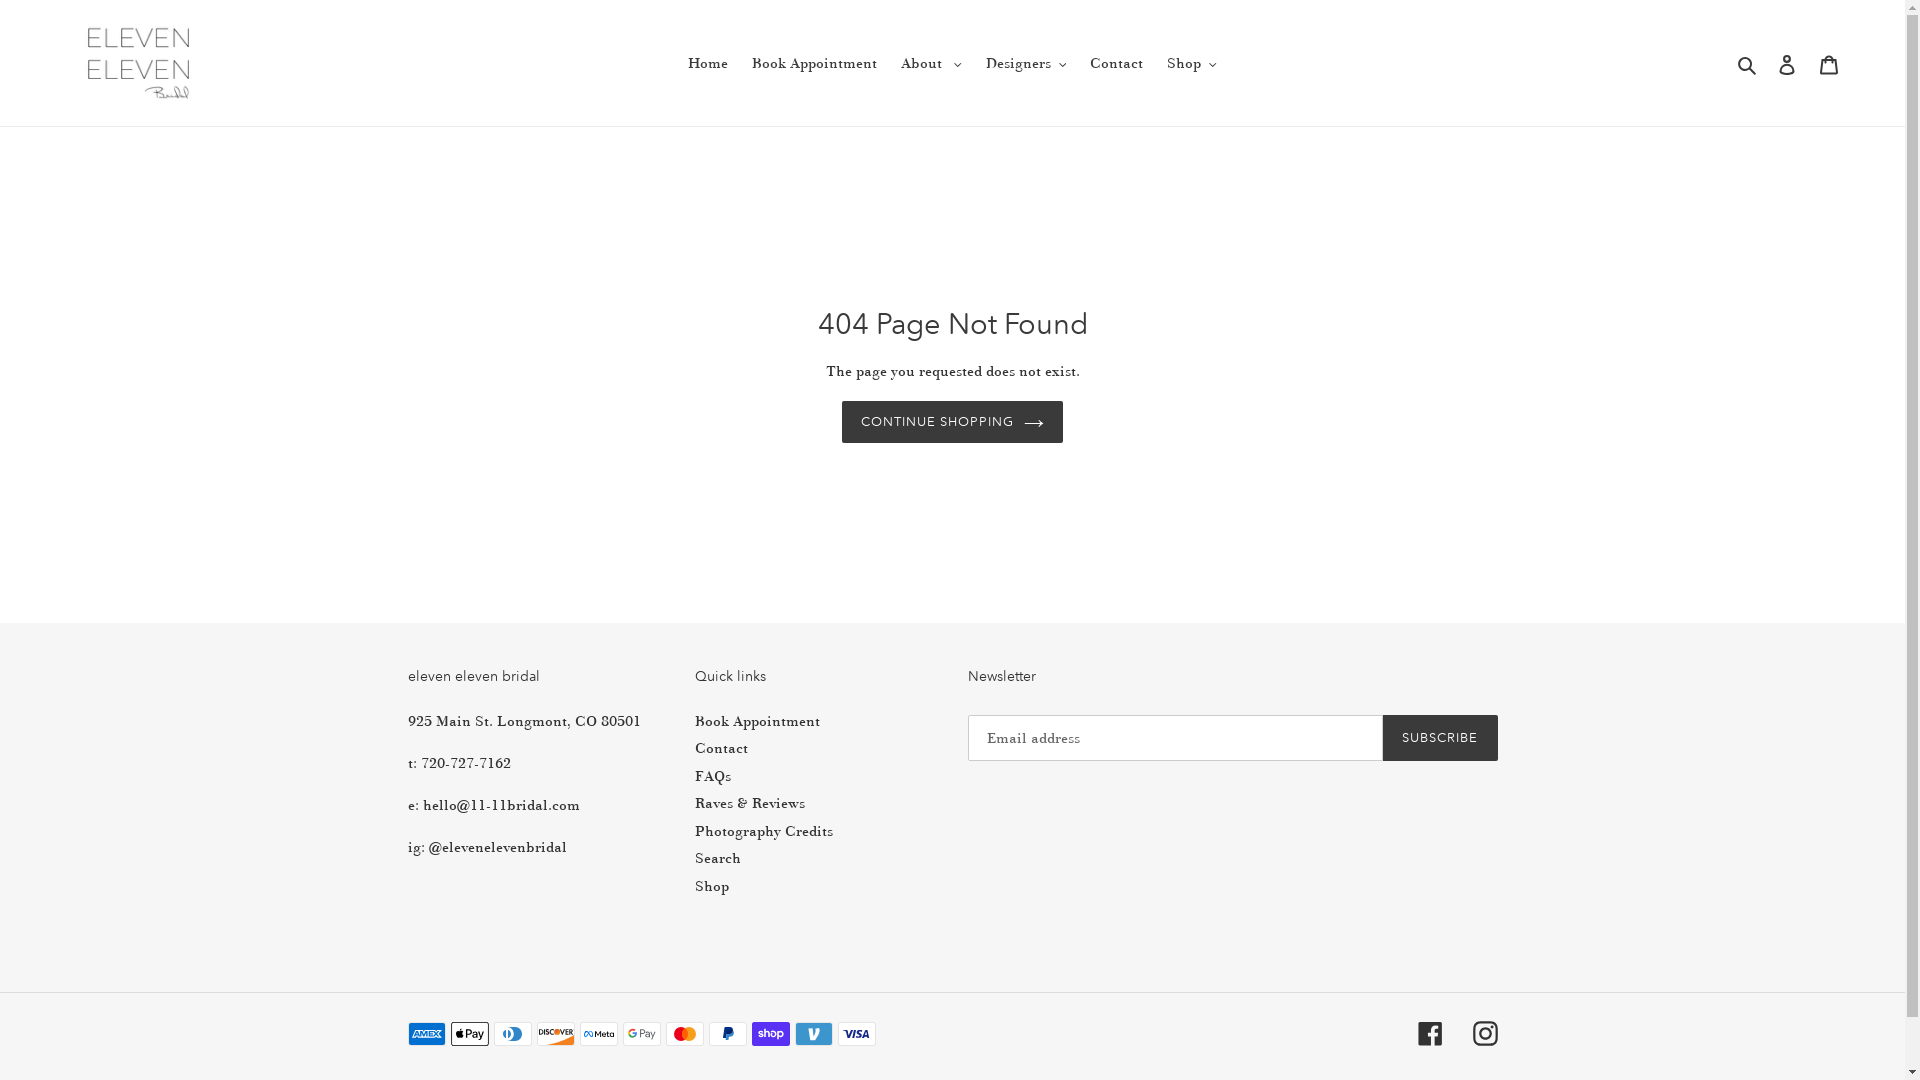 The height and width of the screenshot is (1080, 1920). Describe the element at coordinates (1484, 1033) in the screenshot. I see `'Instagram'` at that location.